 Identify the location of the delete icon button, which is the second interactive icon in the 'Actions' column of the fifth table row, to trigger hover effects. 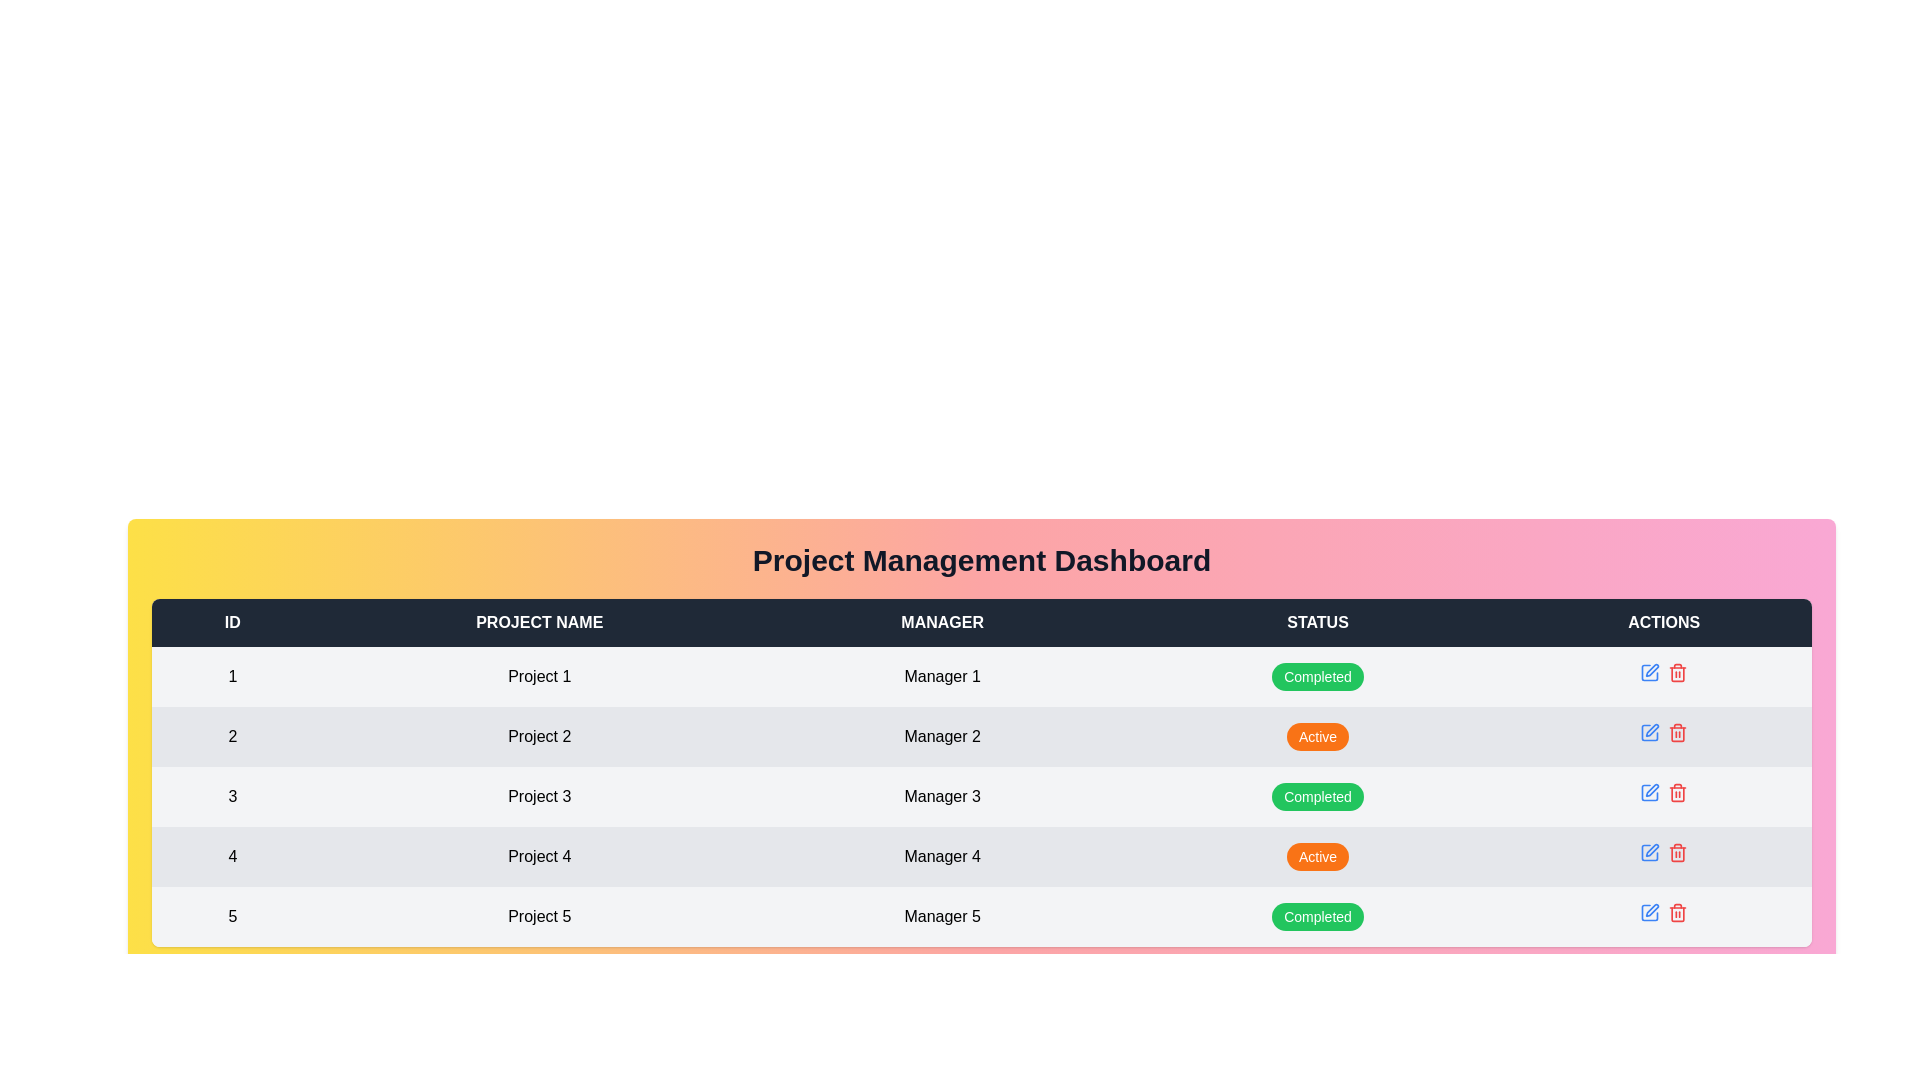
(1678, 913).